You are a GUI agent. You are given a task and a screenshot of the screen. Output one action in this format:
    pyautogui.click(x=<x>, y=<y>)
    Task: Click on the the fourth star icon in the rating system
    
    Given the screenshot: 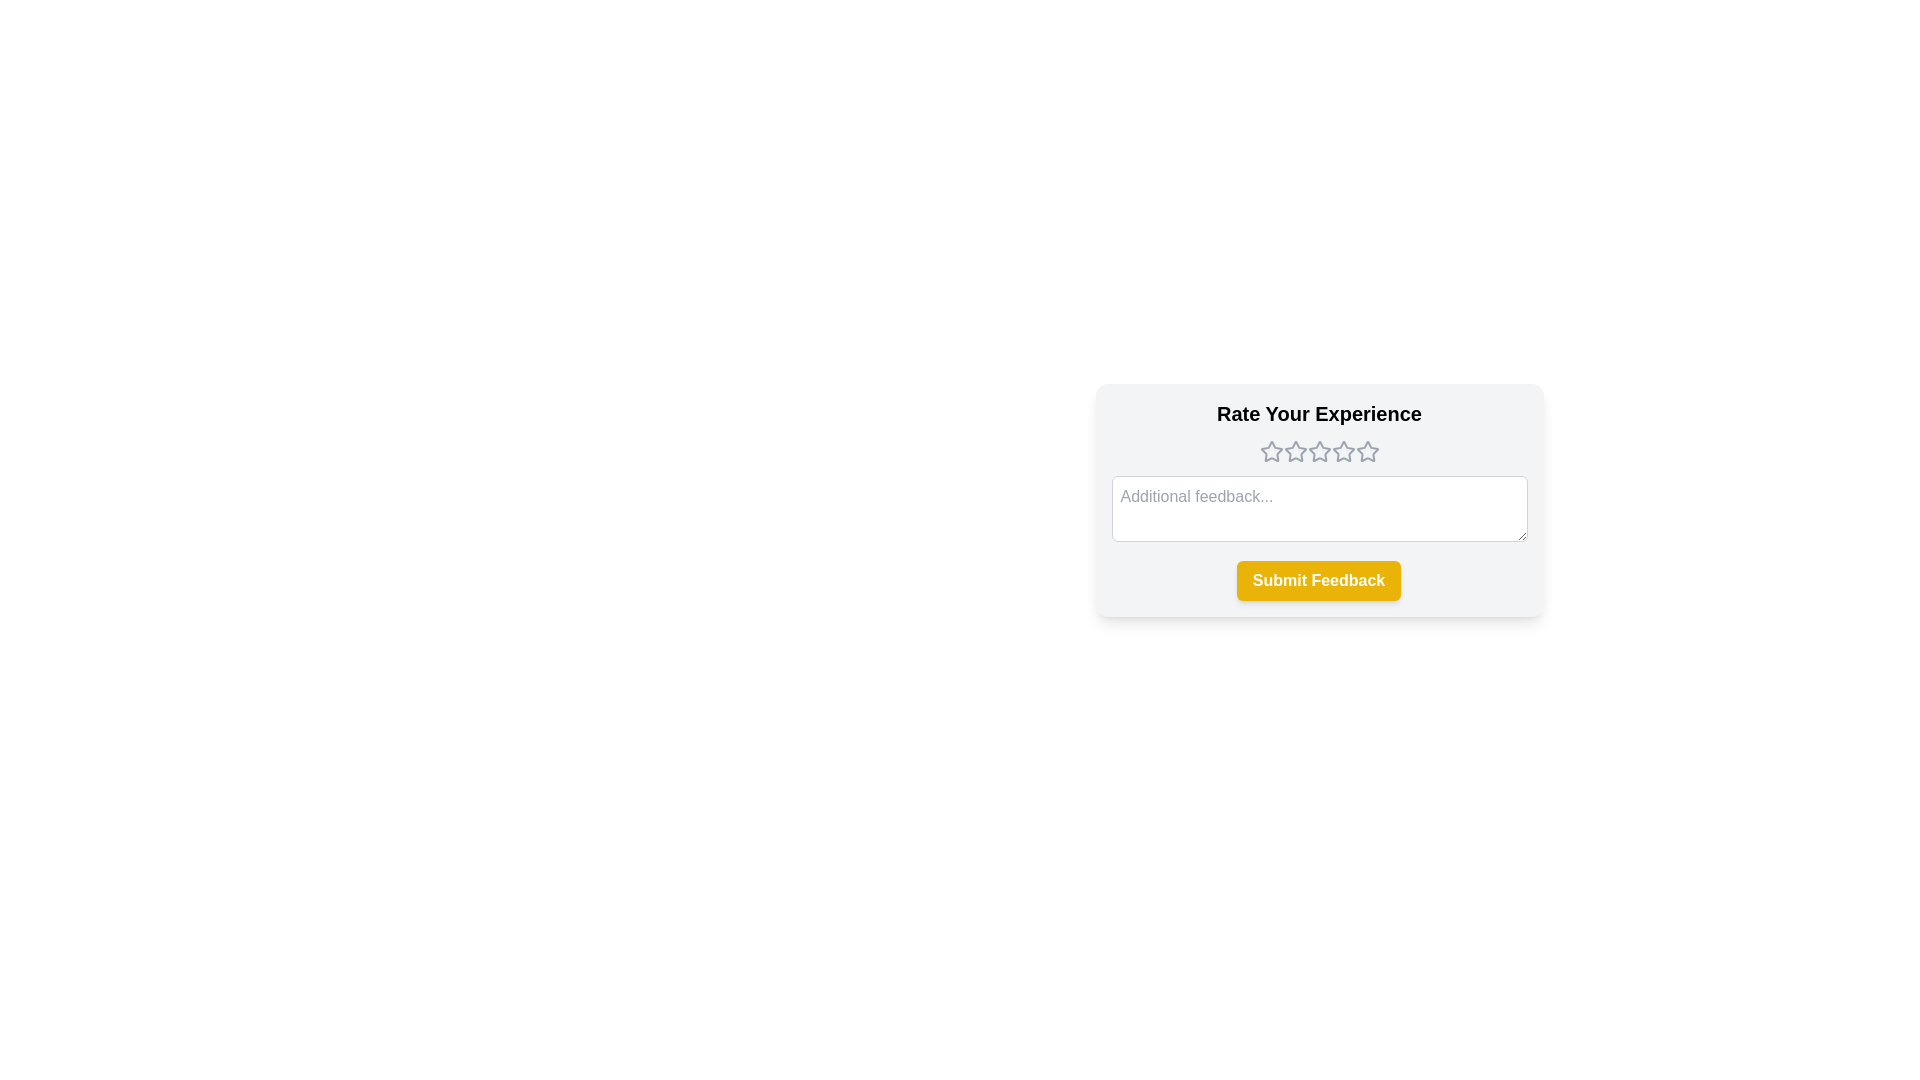 What is the action you would take?
    pyautogui.click(x=1343, y=451)
    